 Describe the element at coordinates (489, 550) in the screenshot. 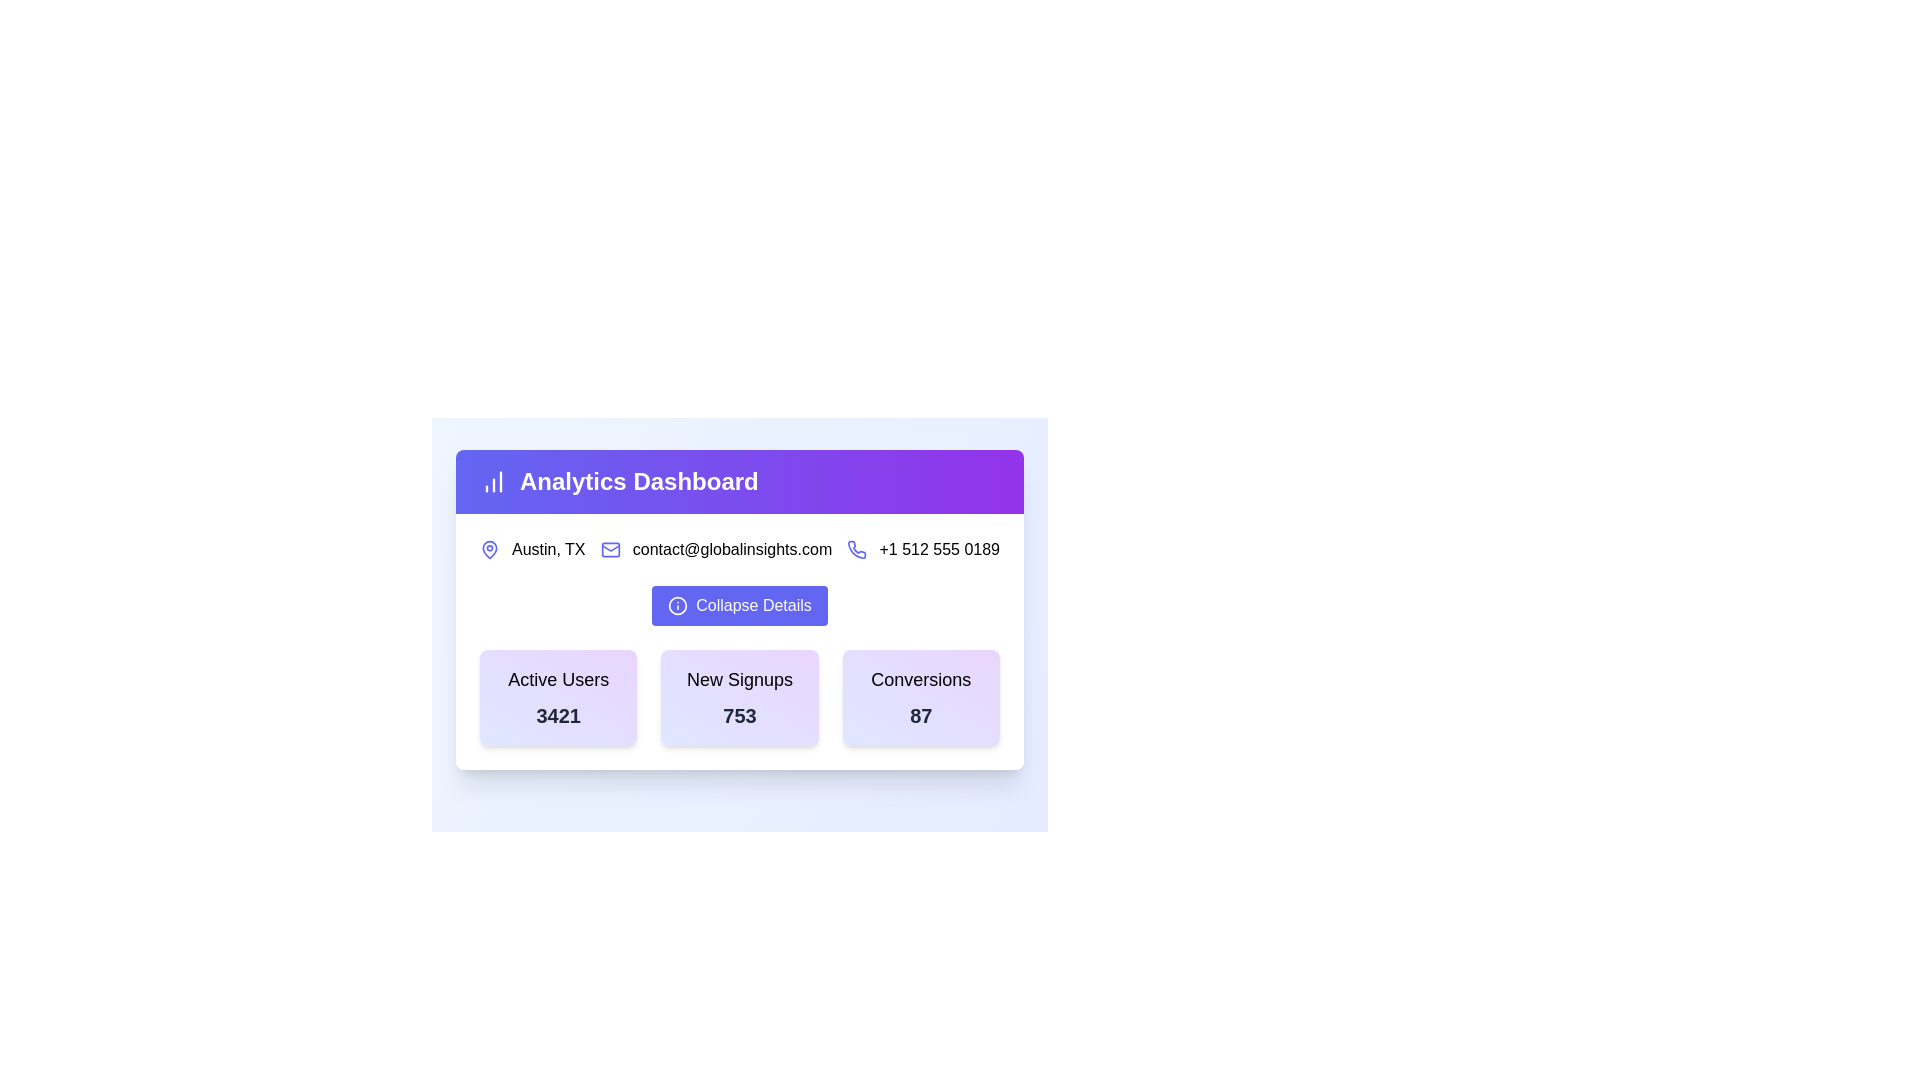

I see `the indigo map pin icon located to the left of the text 'Austin, TX' for context` at that location.